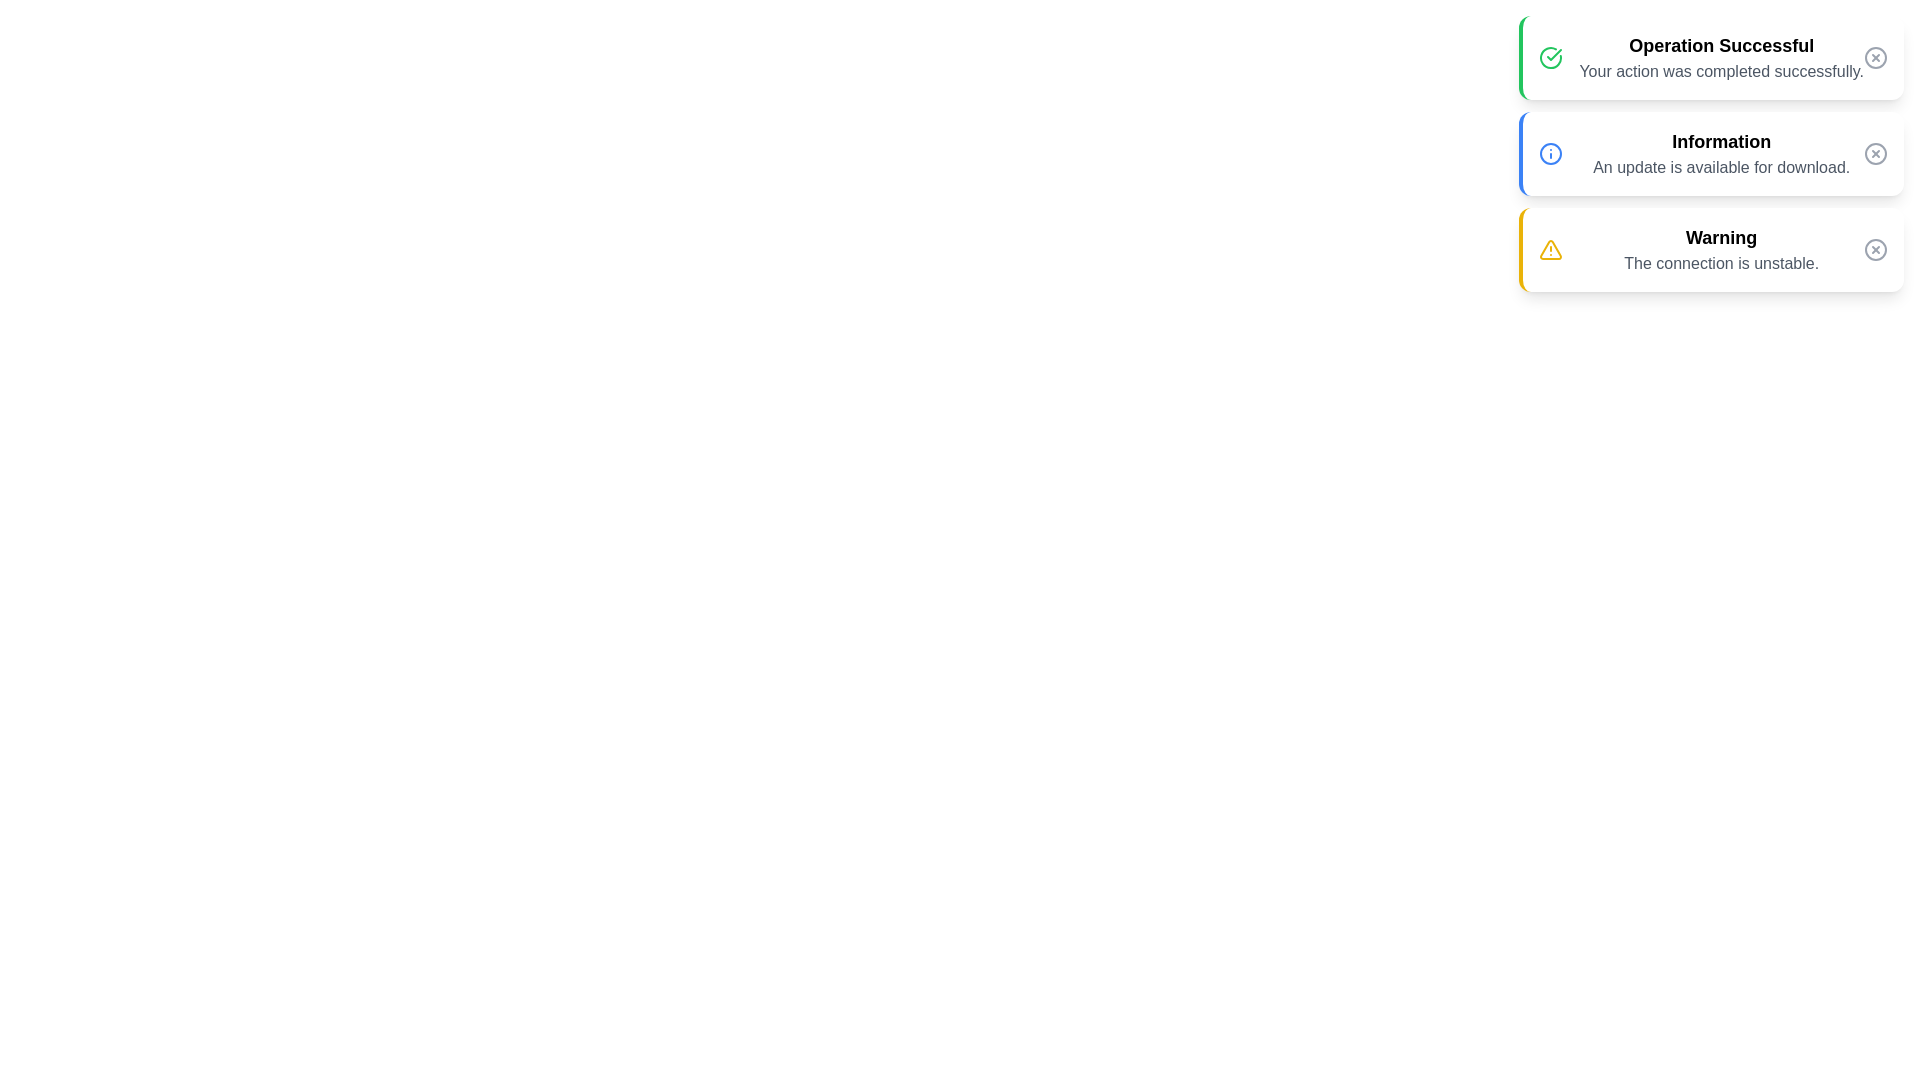  I want to click on dismiss button for the notification with title Warning, so click(1875, 249).